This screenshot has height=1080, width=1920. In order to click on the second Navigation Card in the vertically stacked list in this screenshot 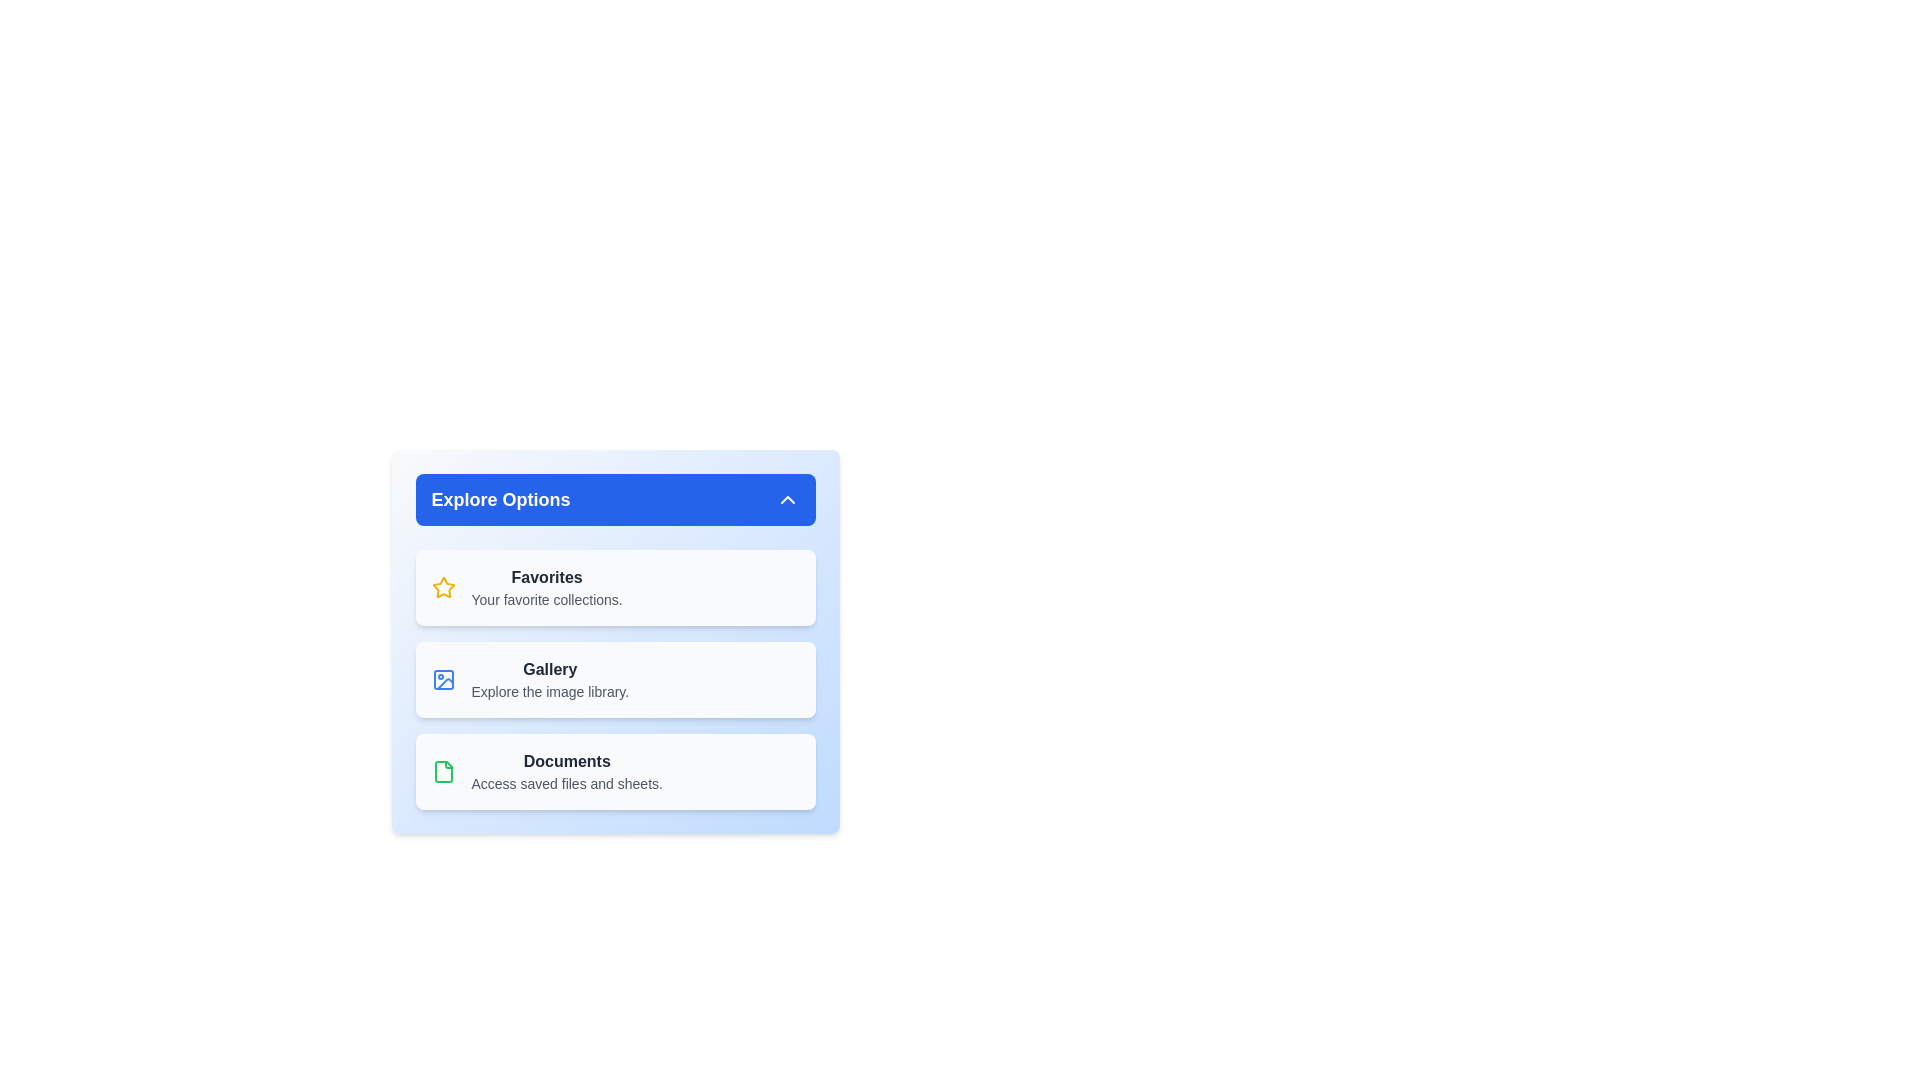, I will do `click(614, 678)`.